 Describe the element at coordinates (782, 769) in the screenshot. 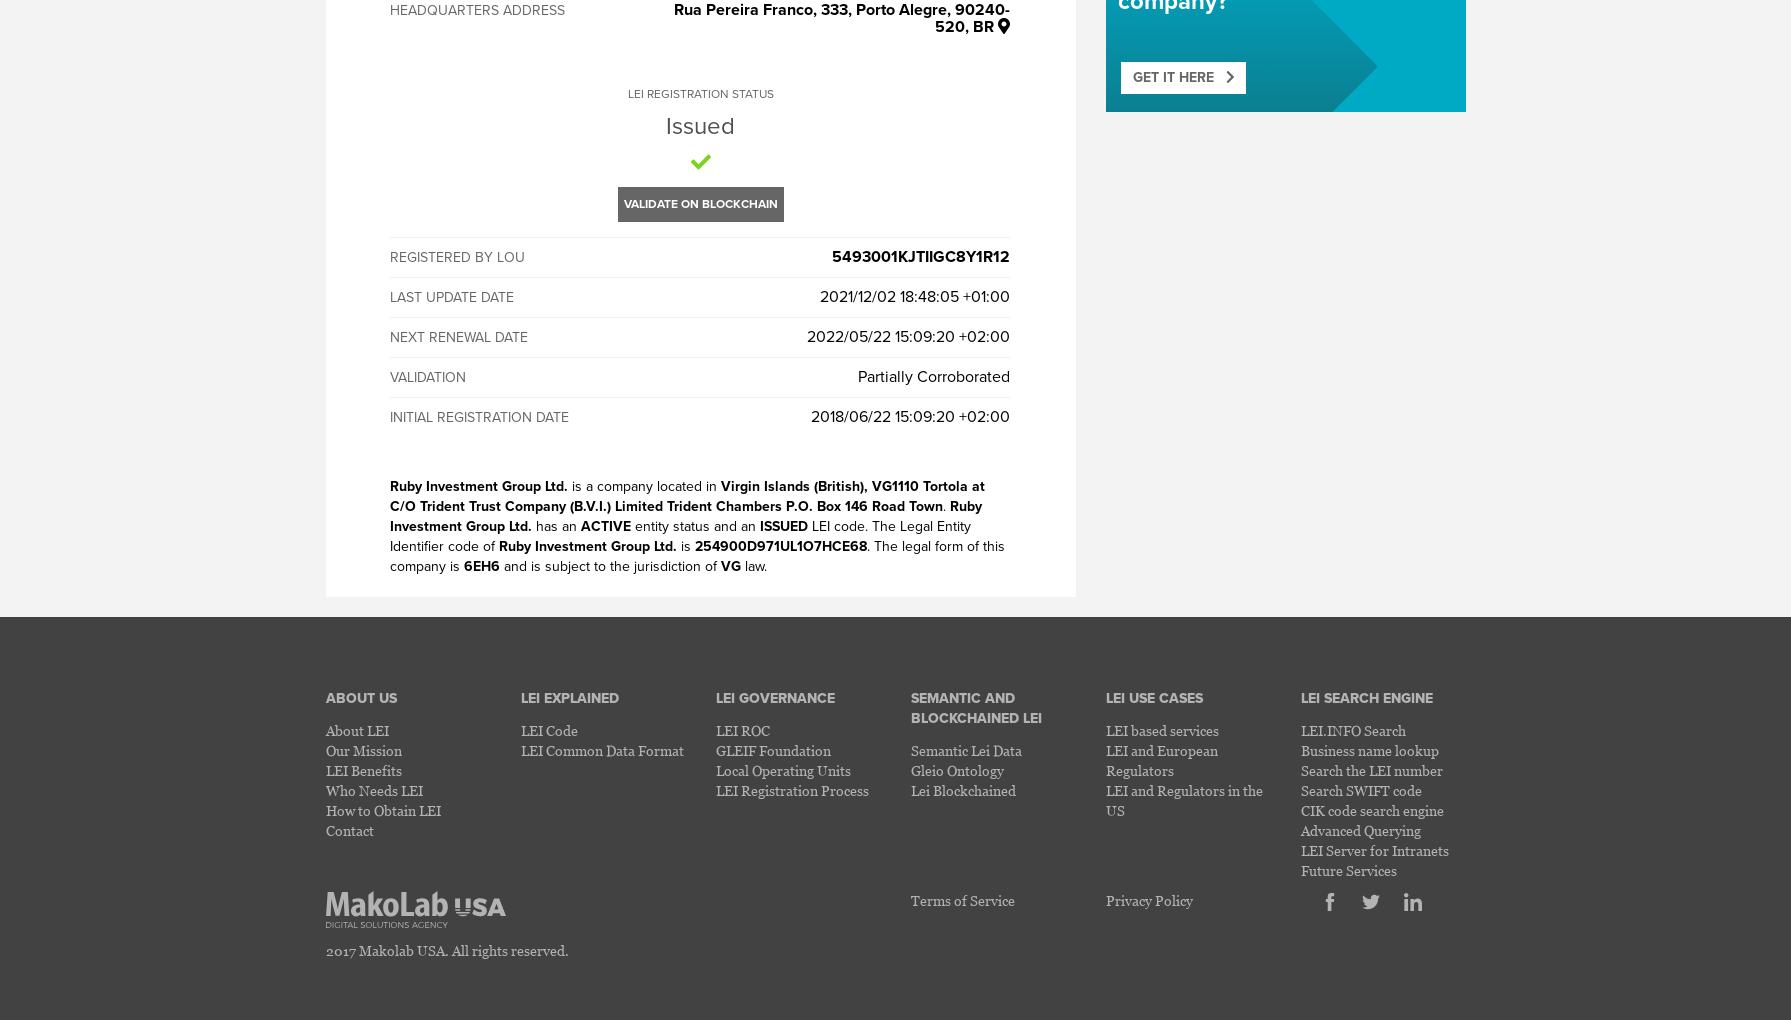

I see `'Local Operating Units'` at that location.